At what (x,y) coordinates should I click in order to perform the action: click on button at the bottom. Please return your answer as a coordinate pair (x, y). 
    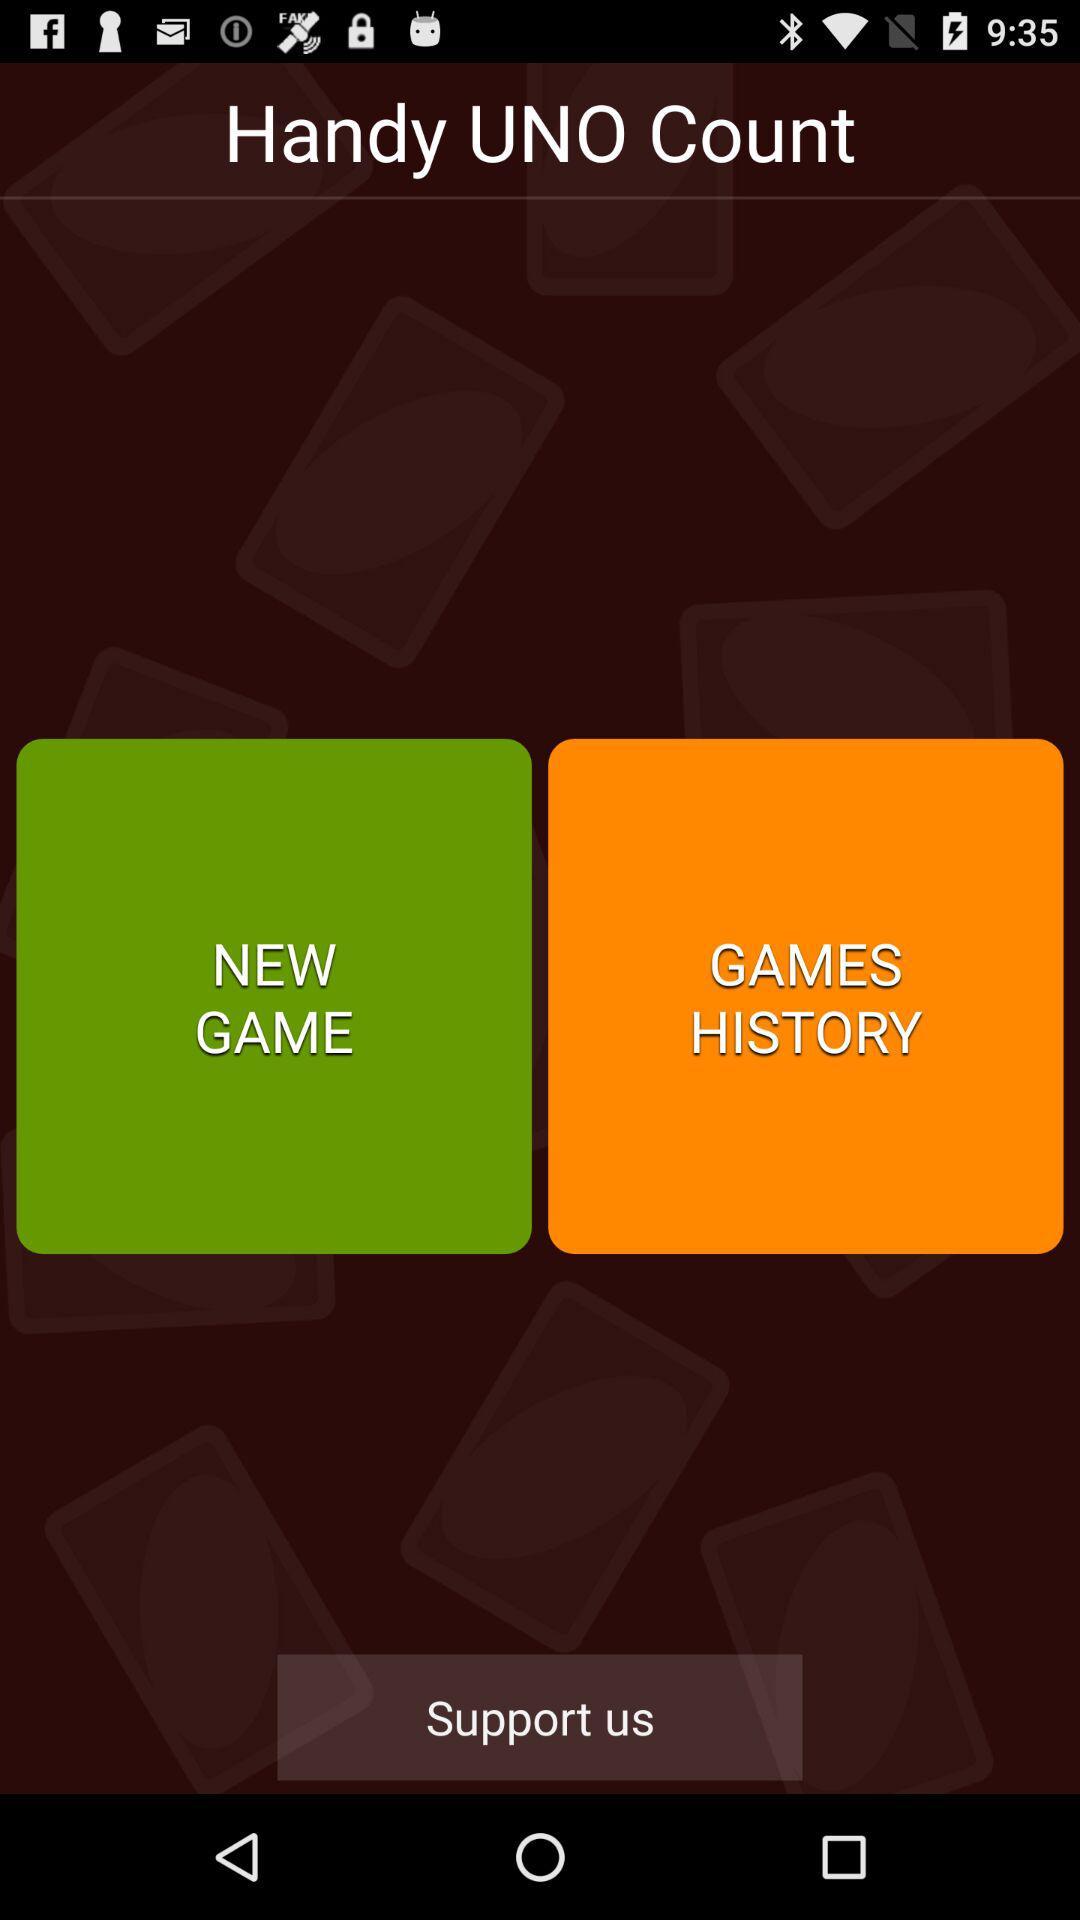
    Looking at the image, I should click on (540, 1716).